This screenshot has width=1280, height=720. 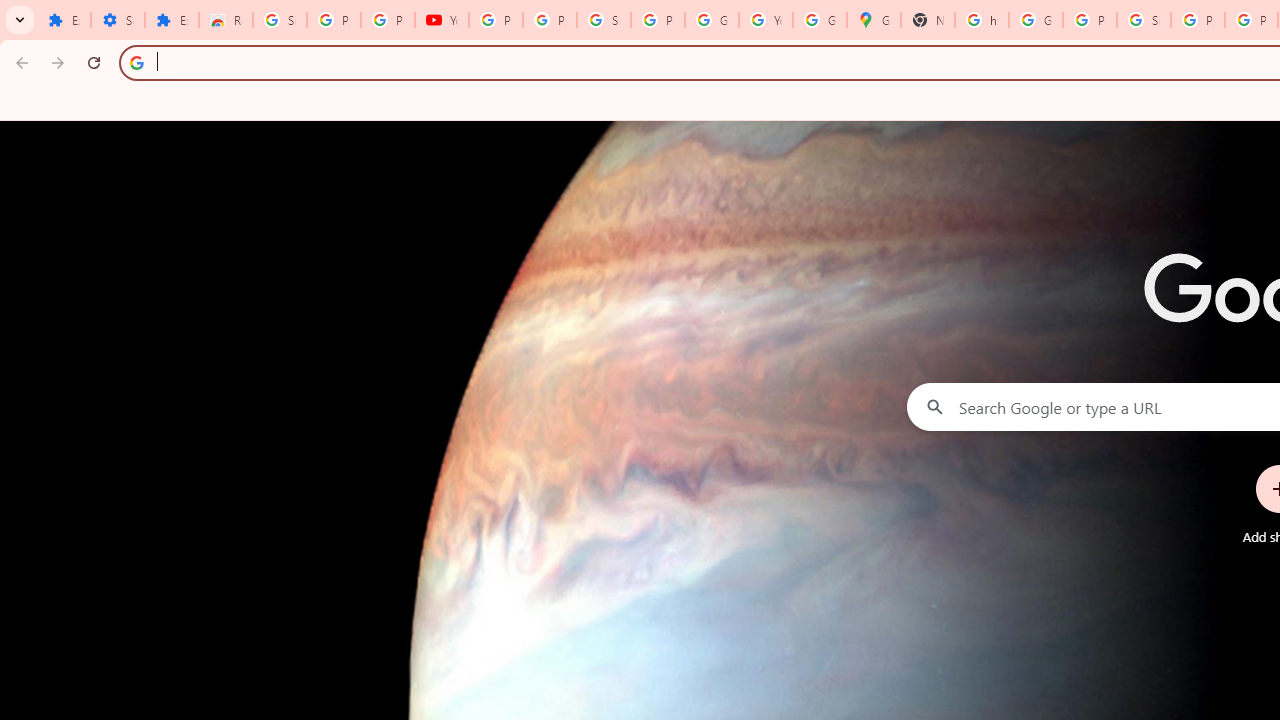 What do you see at coordinates (874, 20) in the screenshot?
I see `'Google Maps'` at bounding box center [874, 20].